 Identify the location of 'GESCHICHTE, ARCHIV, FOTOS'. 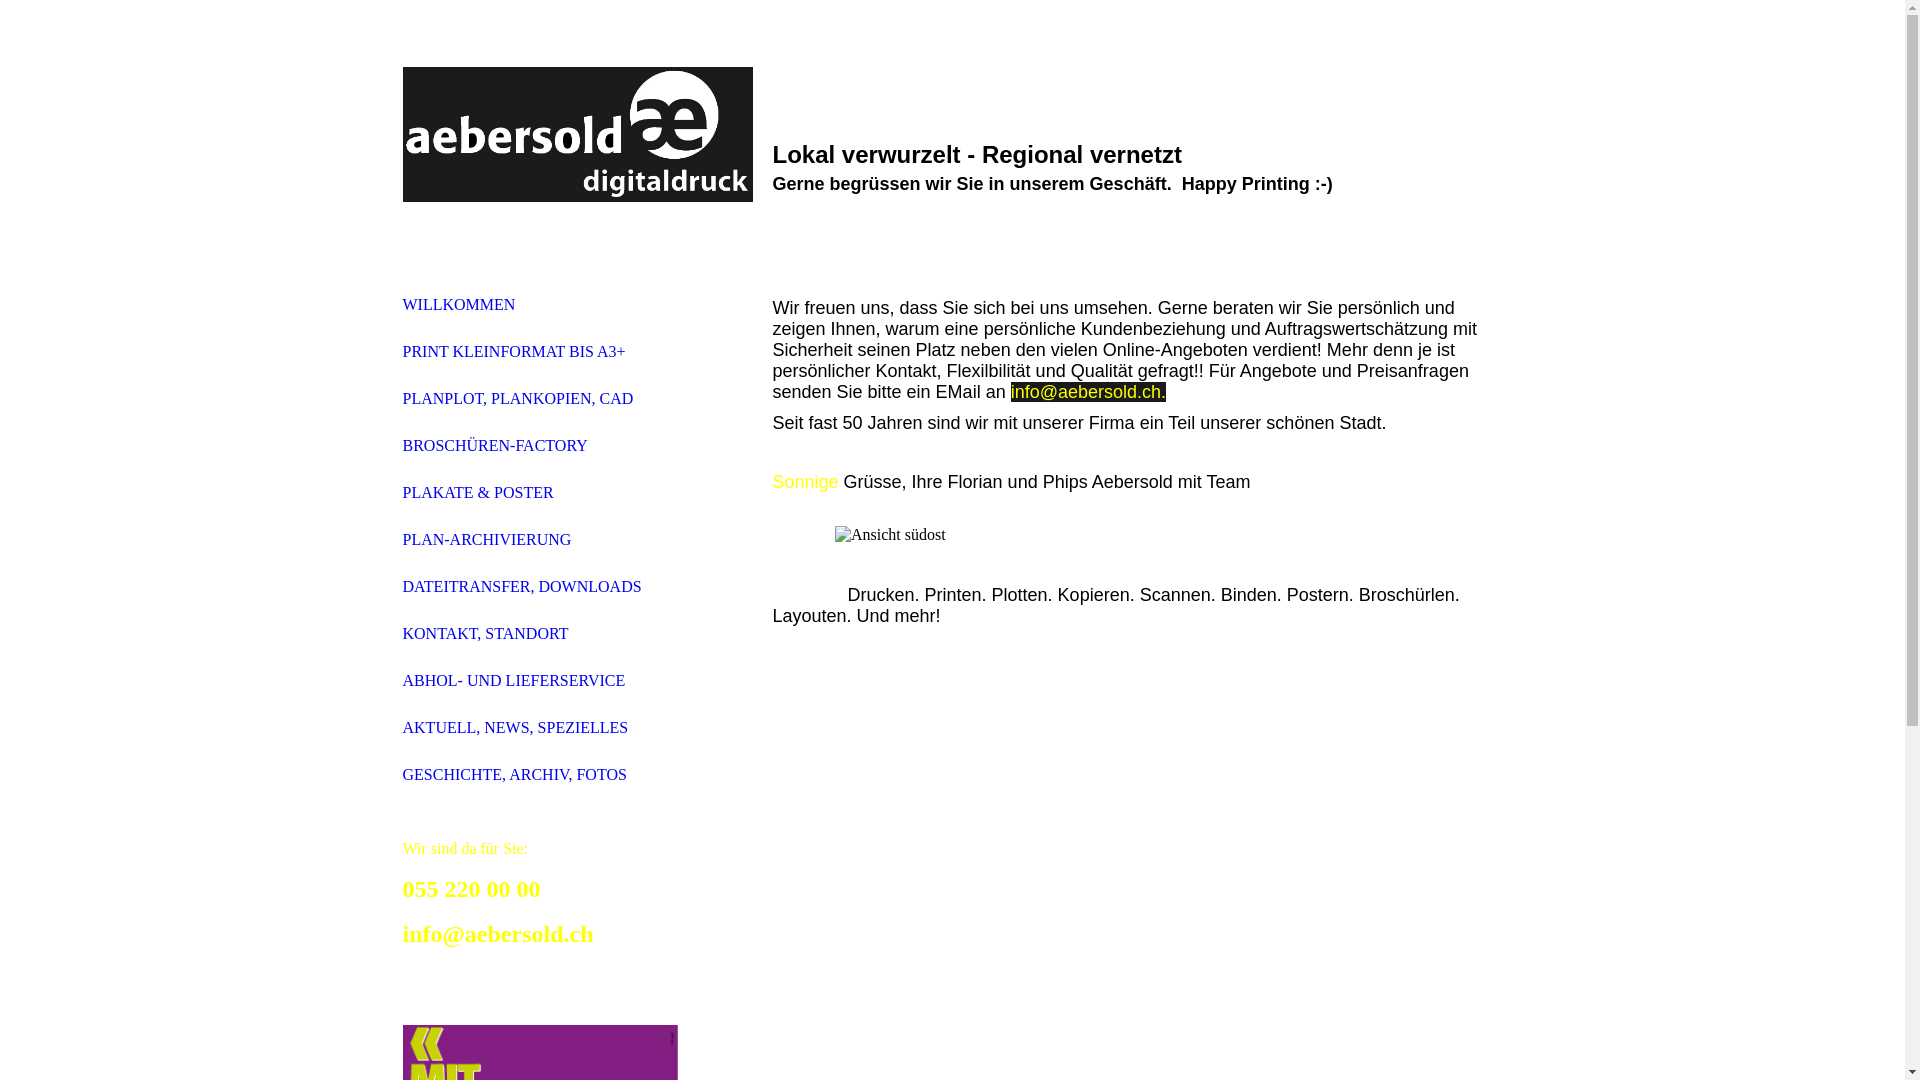
(513, 773).